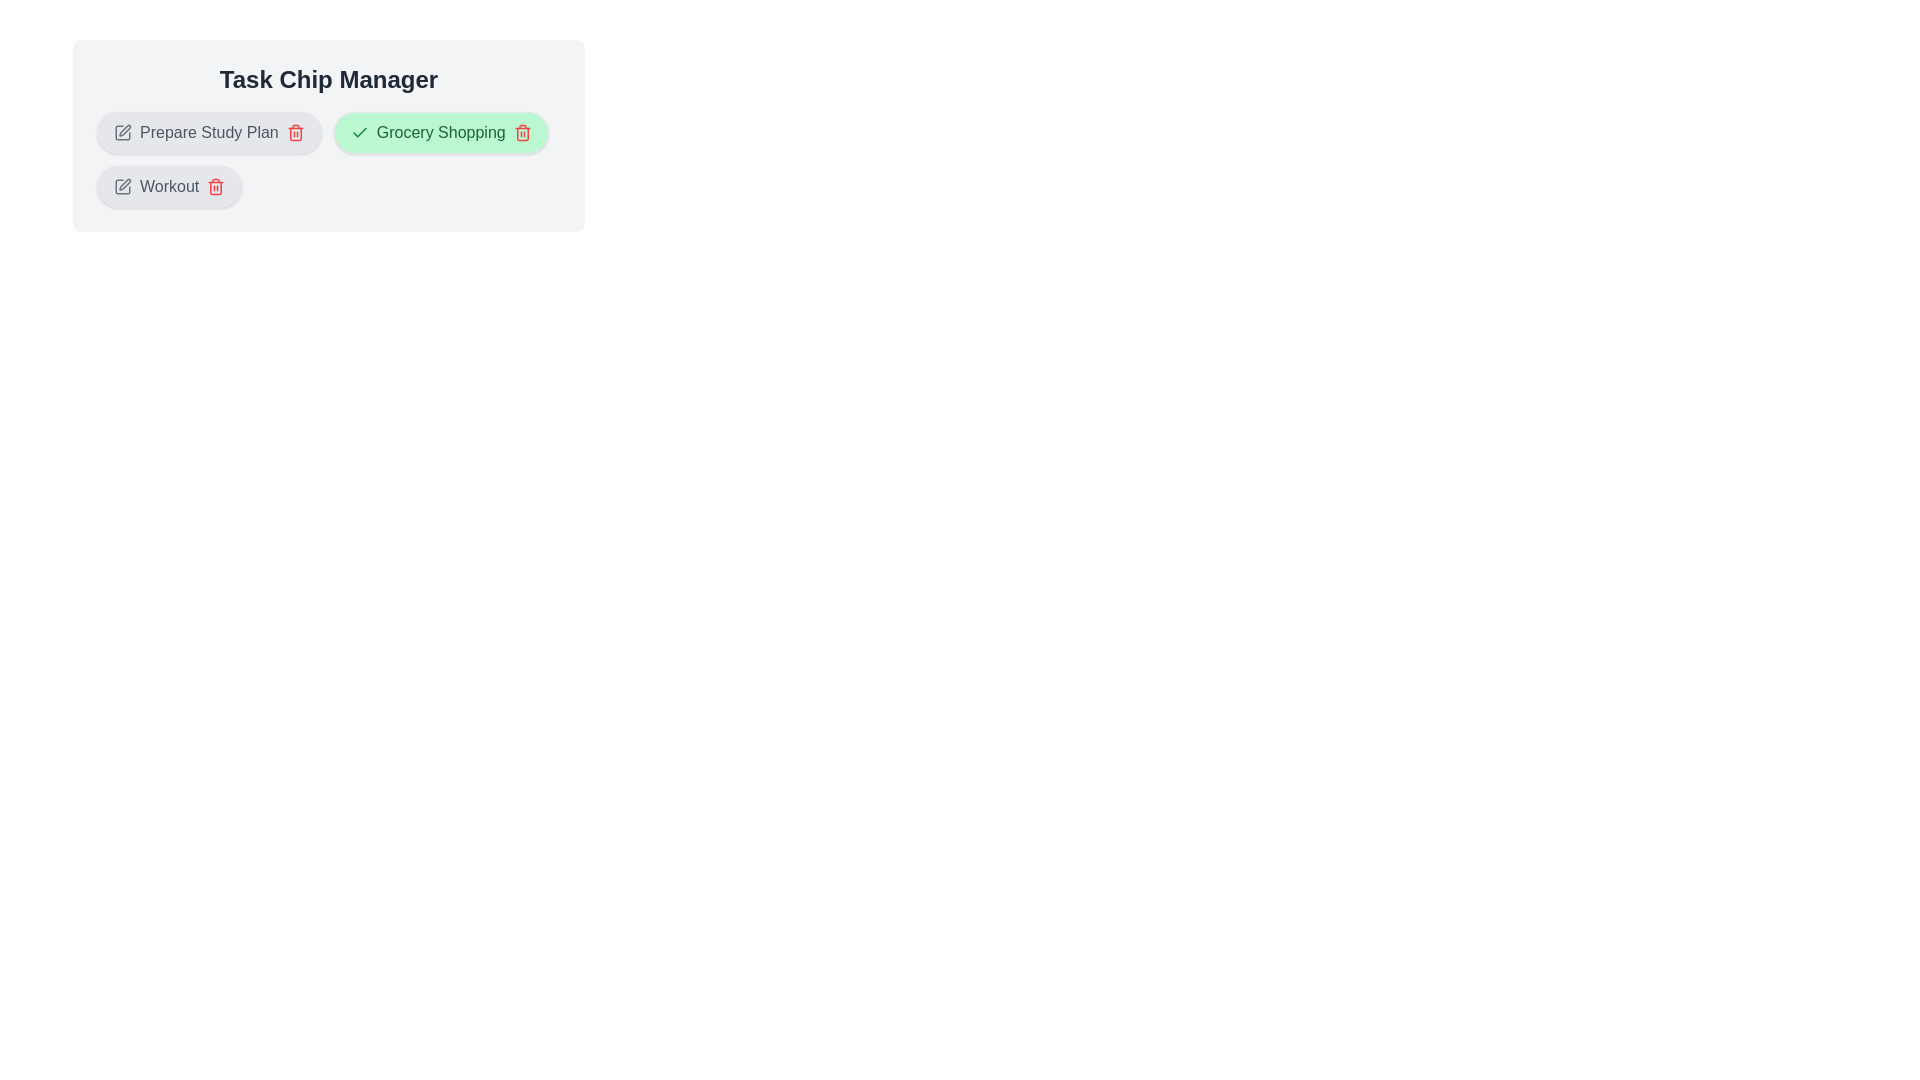 This screenshot has height=1080, width=1920. What do you see at coordinates (122, 186) in the screenshot?
I see `the edit button positioned to the left of the 'Workout' task text to initiate editing` at bounding box center [122, 186].